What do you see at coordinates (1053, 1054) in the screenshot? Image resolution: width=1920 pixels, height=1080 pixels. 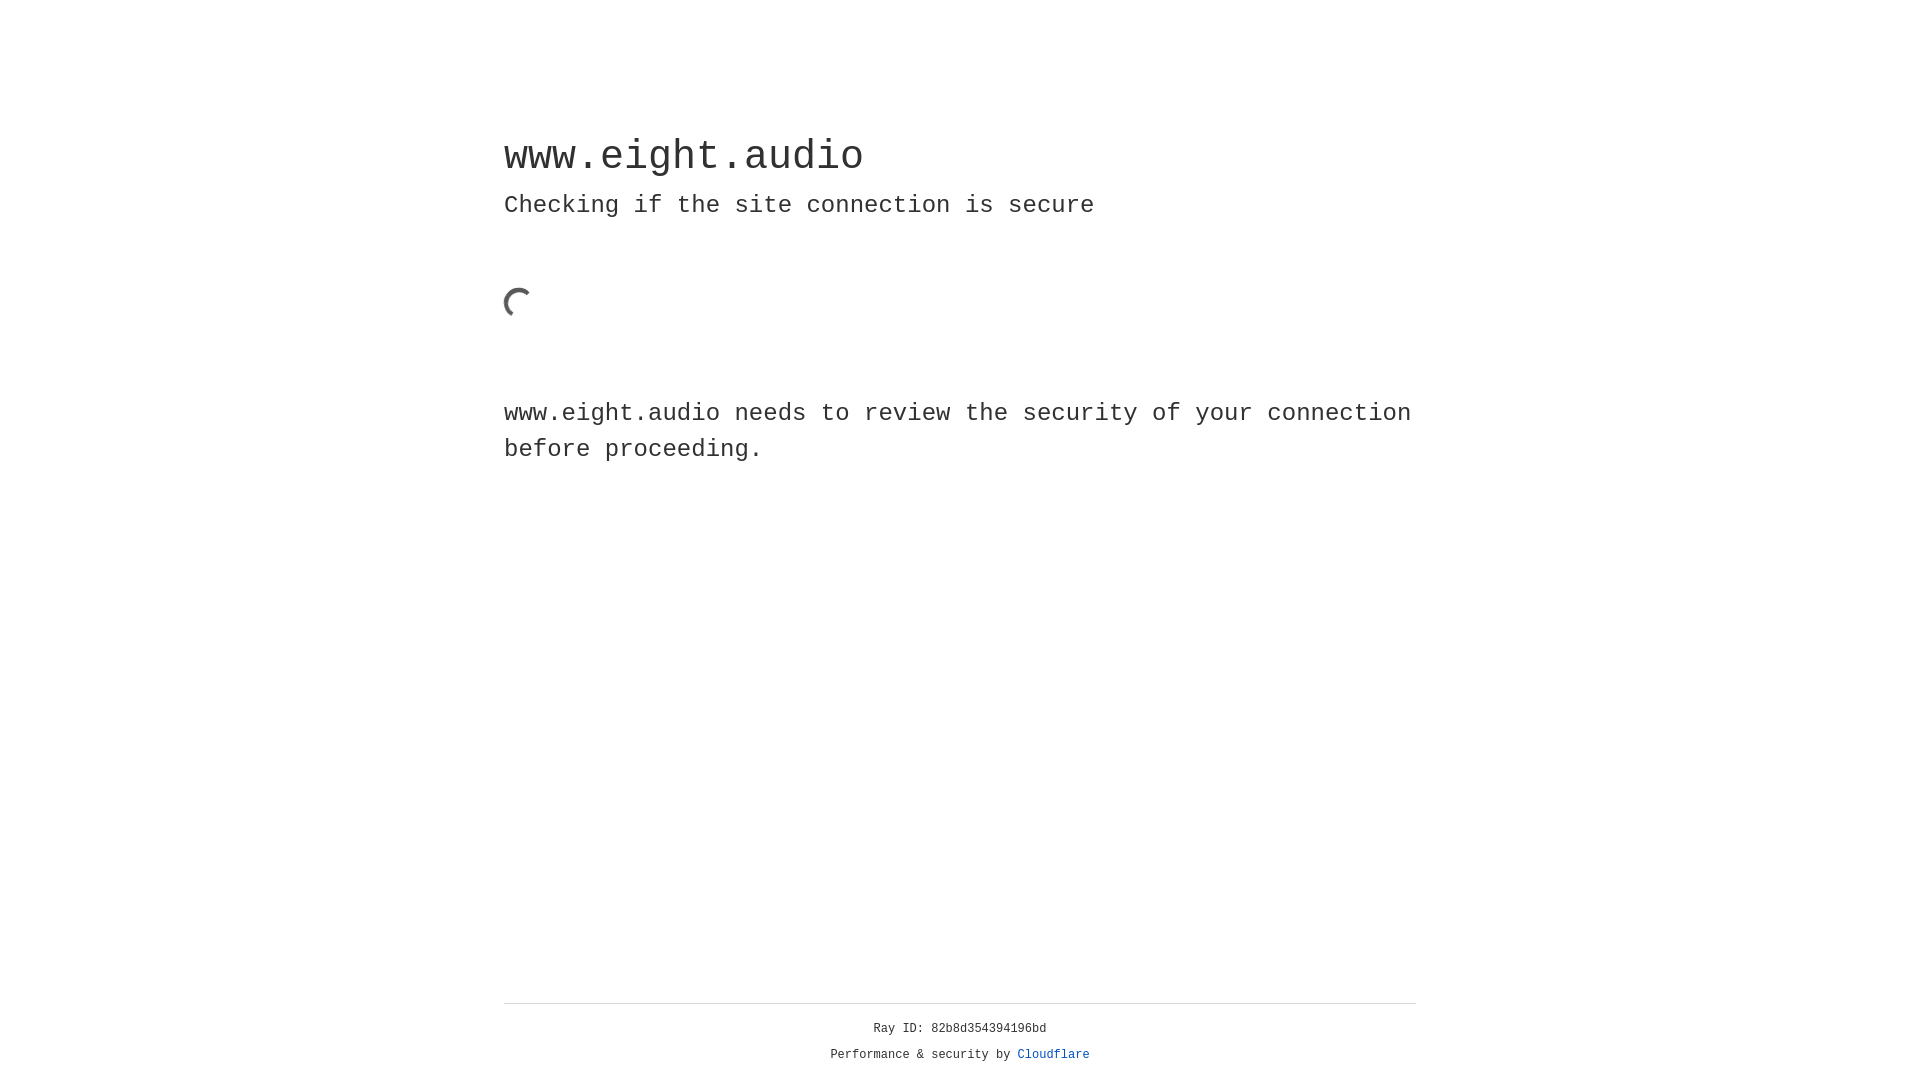 I see `'Cloudflare'` at bounding box center [1053, 1054].